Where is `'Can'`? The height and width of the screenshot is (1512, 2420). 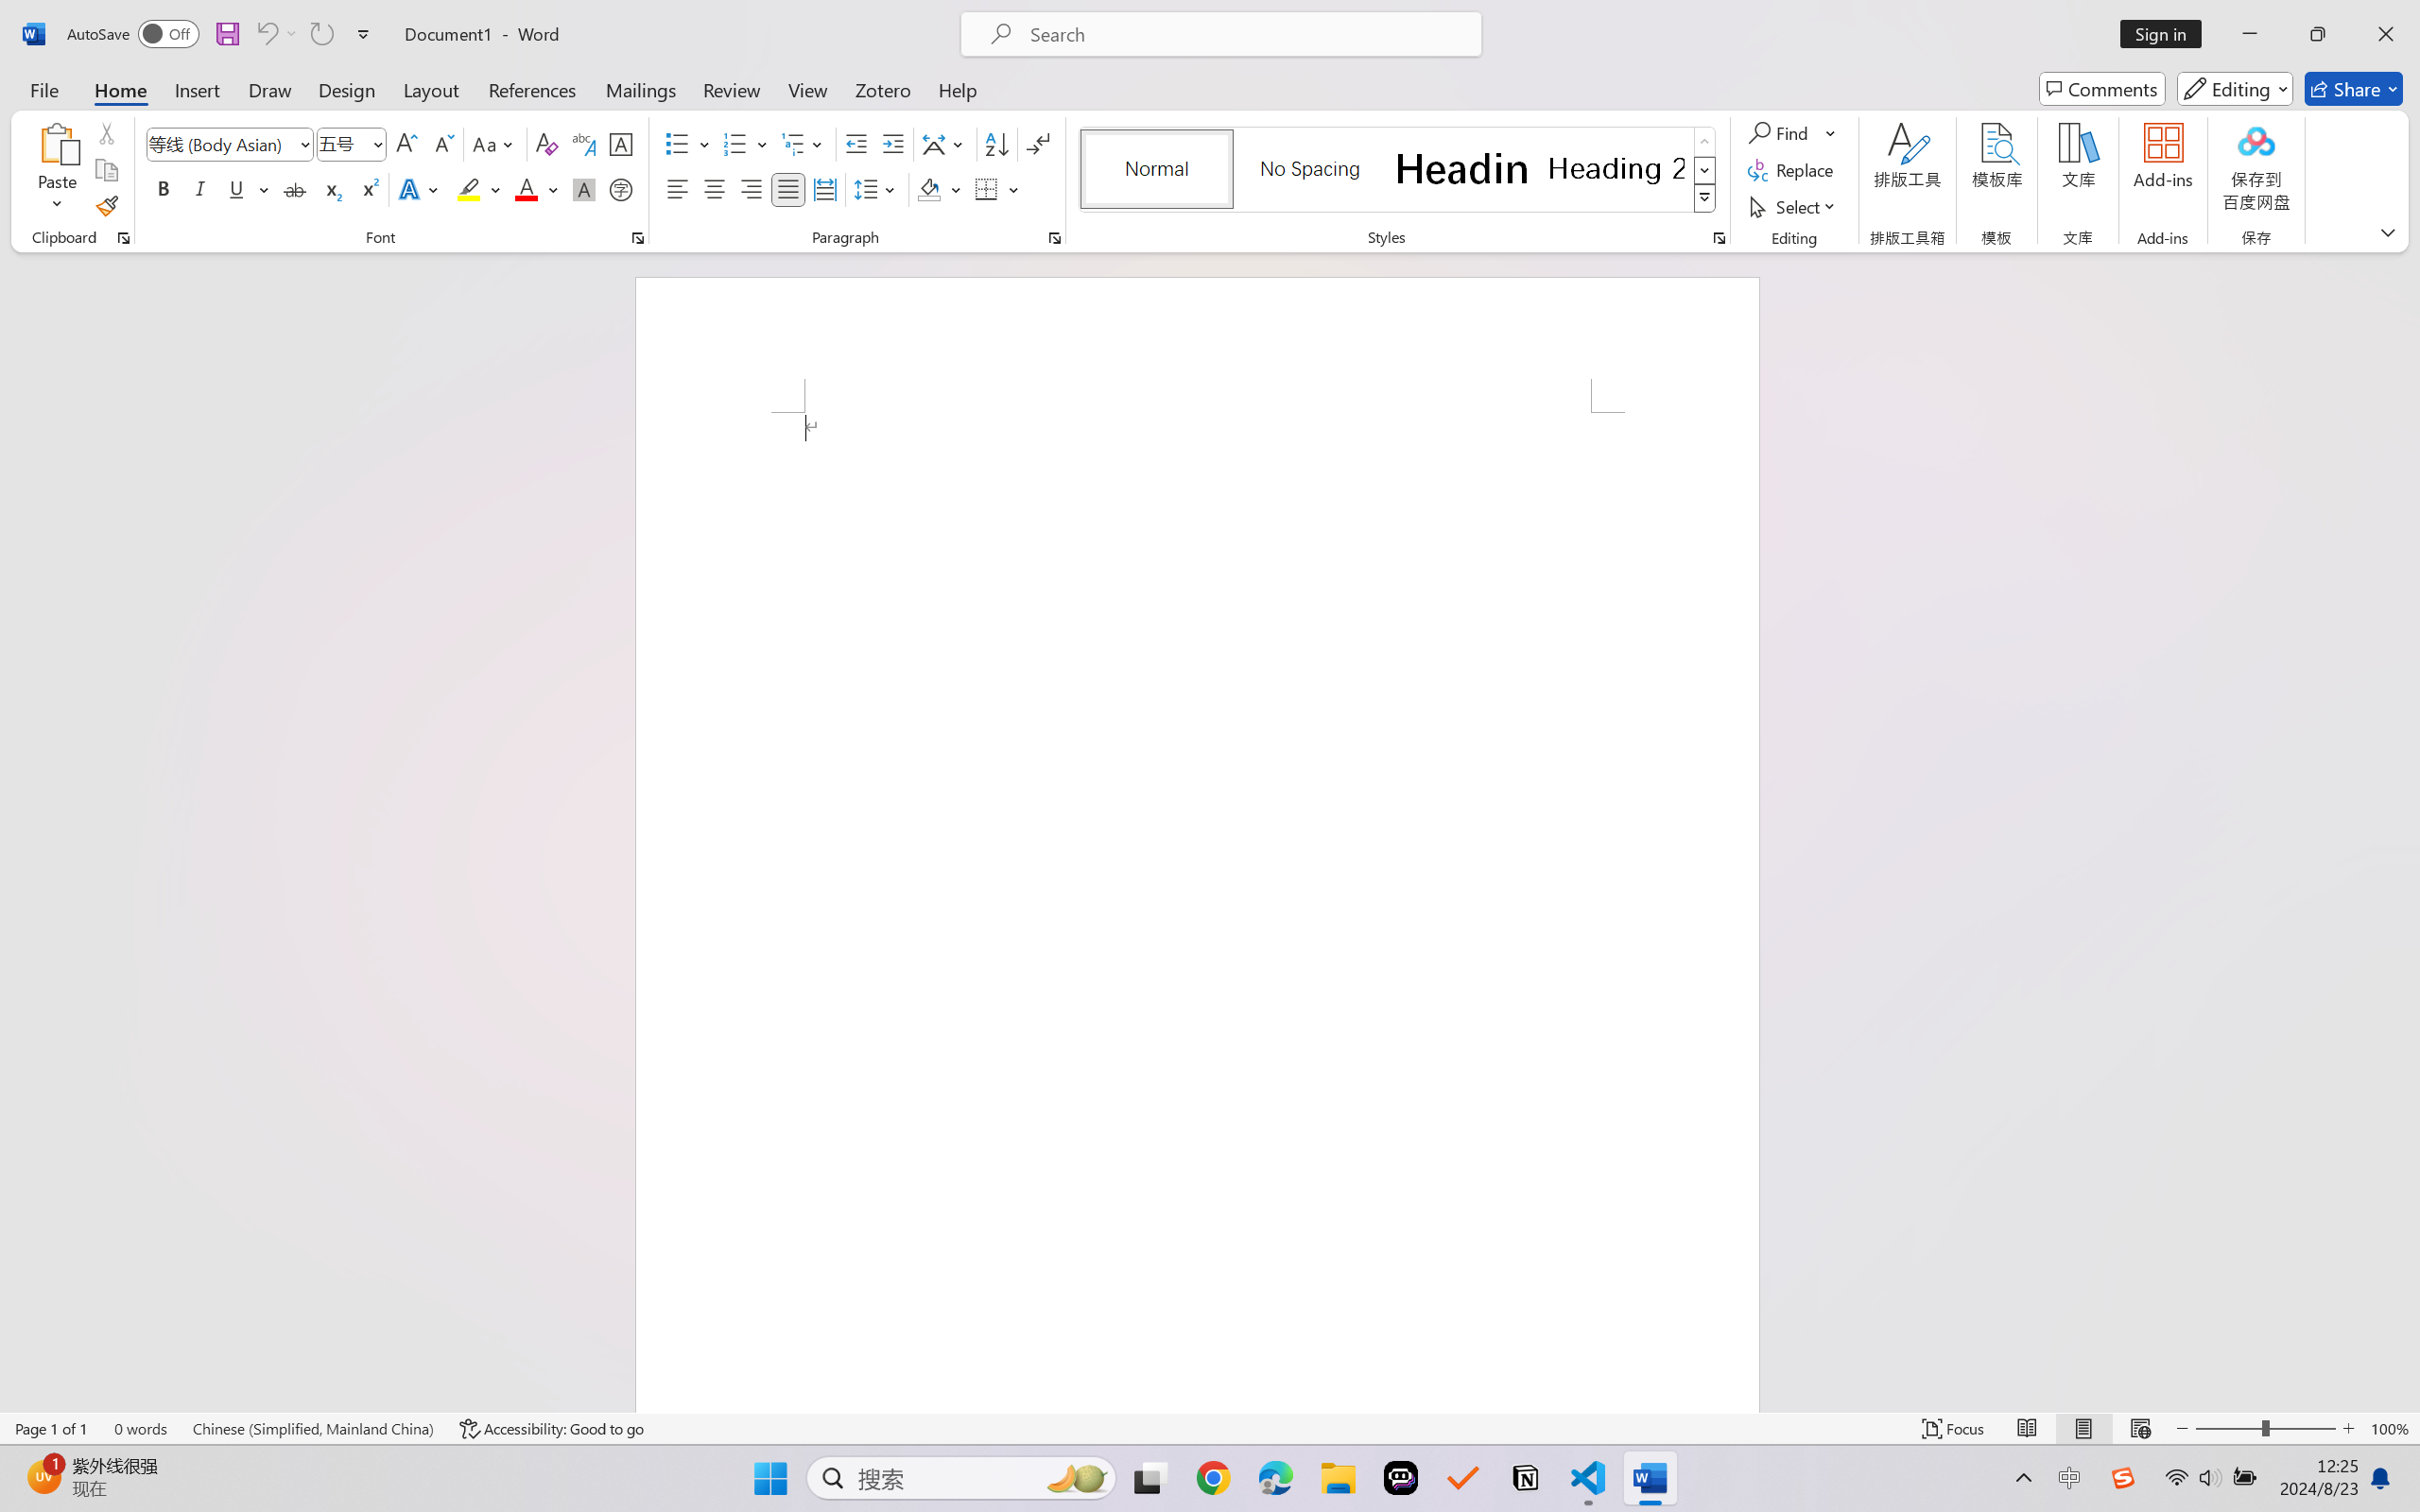
'Can' is located at coordinates (265, 33).